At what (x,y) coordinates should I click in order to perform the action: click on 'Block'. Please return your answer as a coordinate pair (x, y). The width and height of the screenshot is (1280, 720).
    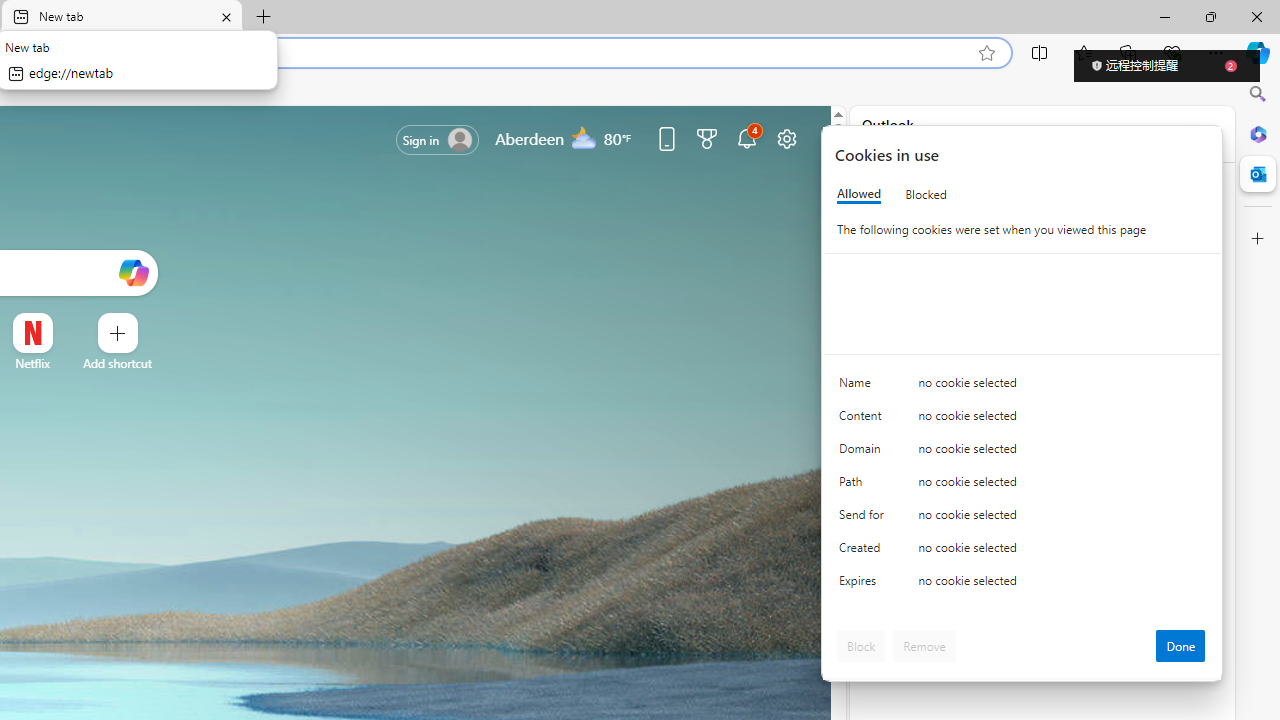
    Looking at the image, I should click on (861, 645).